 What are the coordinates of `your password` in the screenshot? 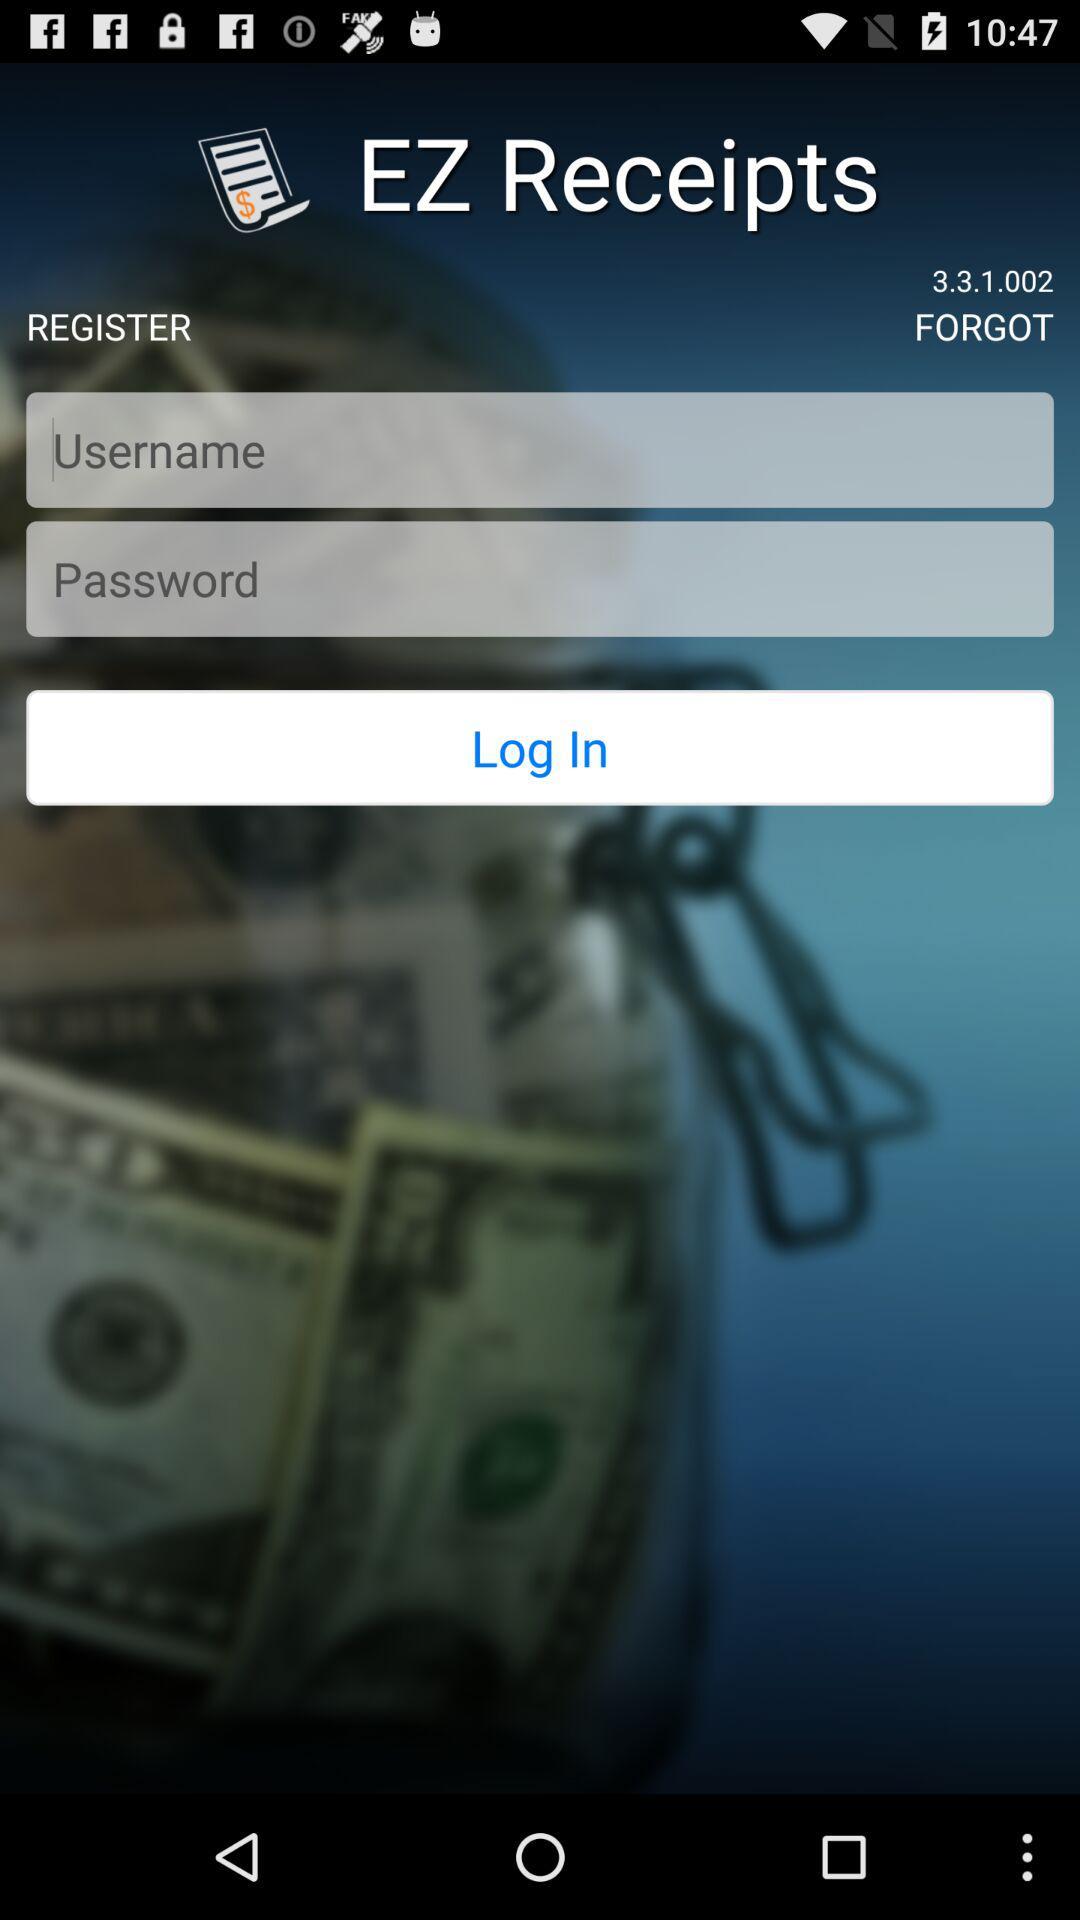 It's located at (540, 578).